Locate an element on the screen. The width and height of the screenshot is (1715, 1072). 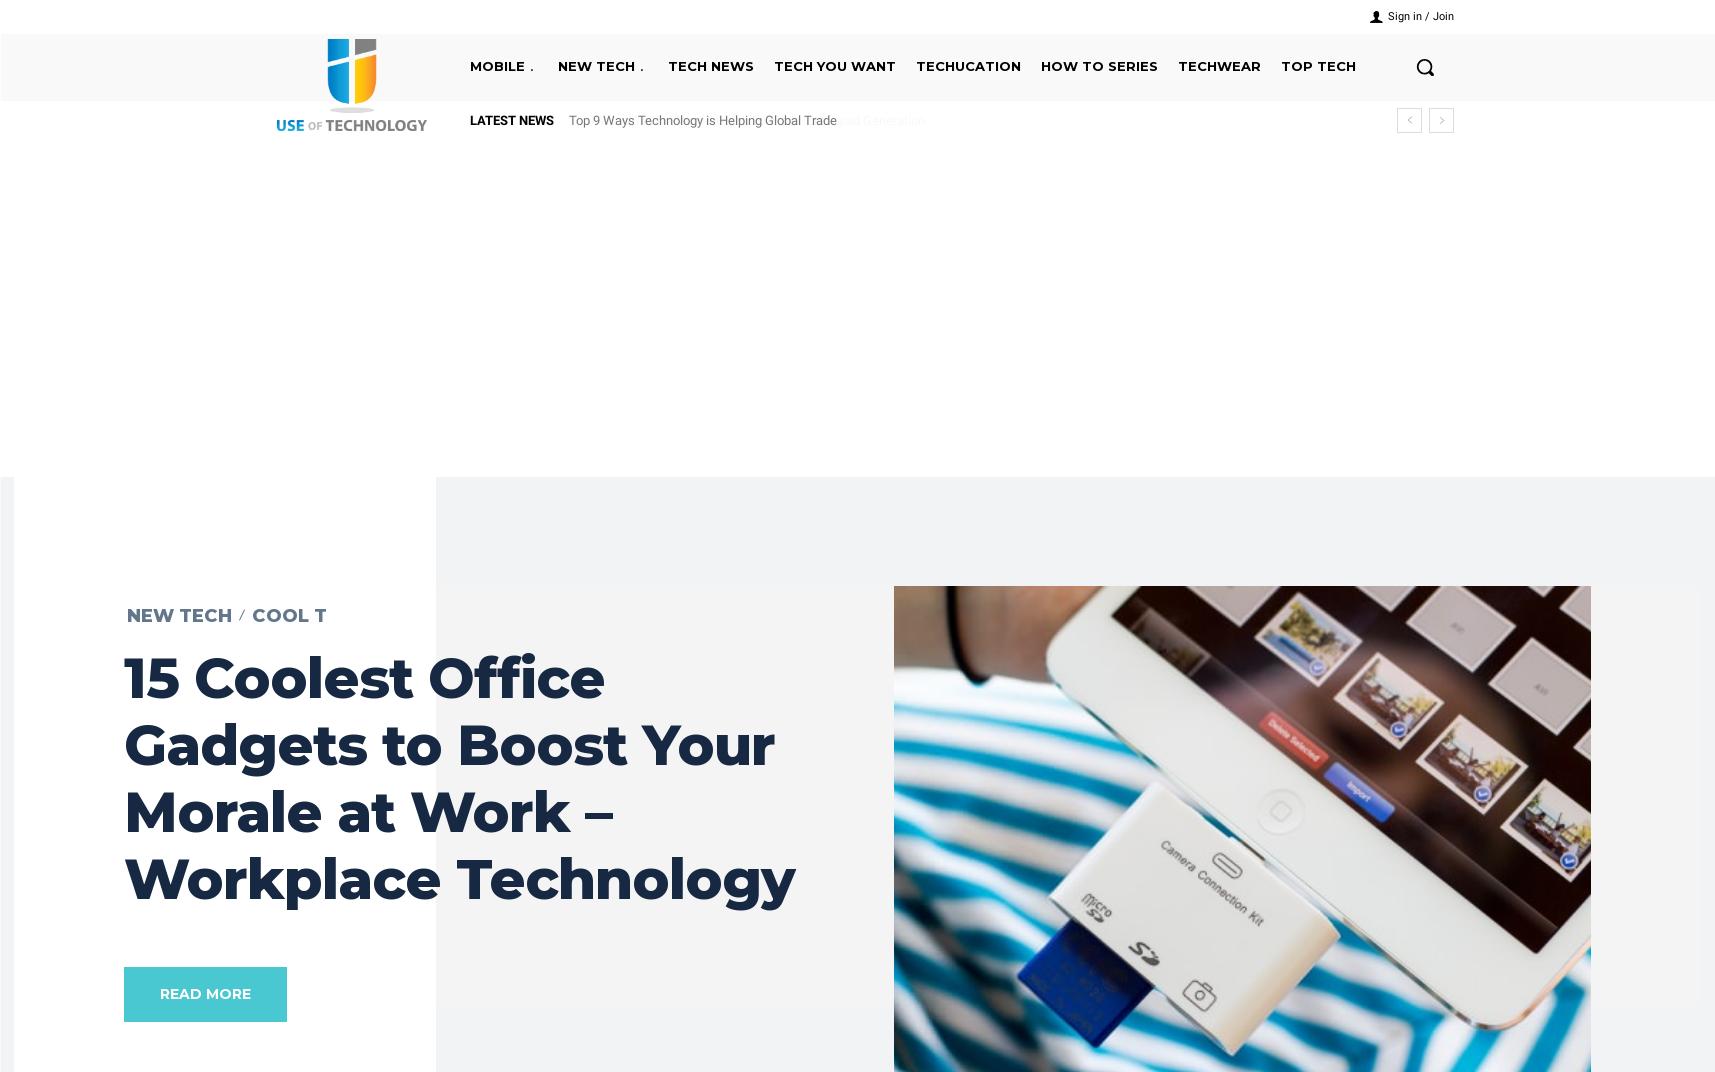
'type here...' is located at coordinates (806, 156).